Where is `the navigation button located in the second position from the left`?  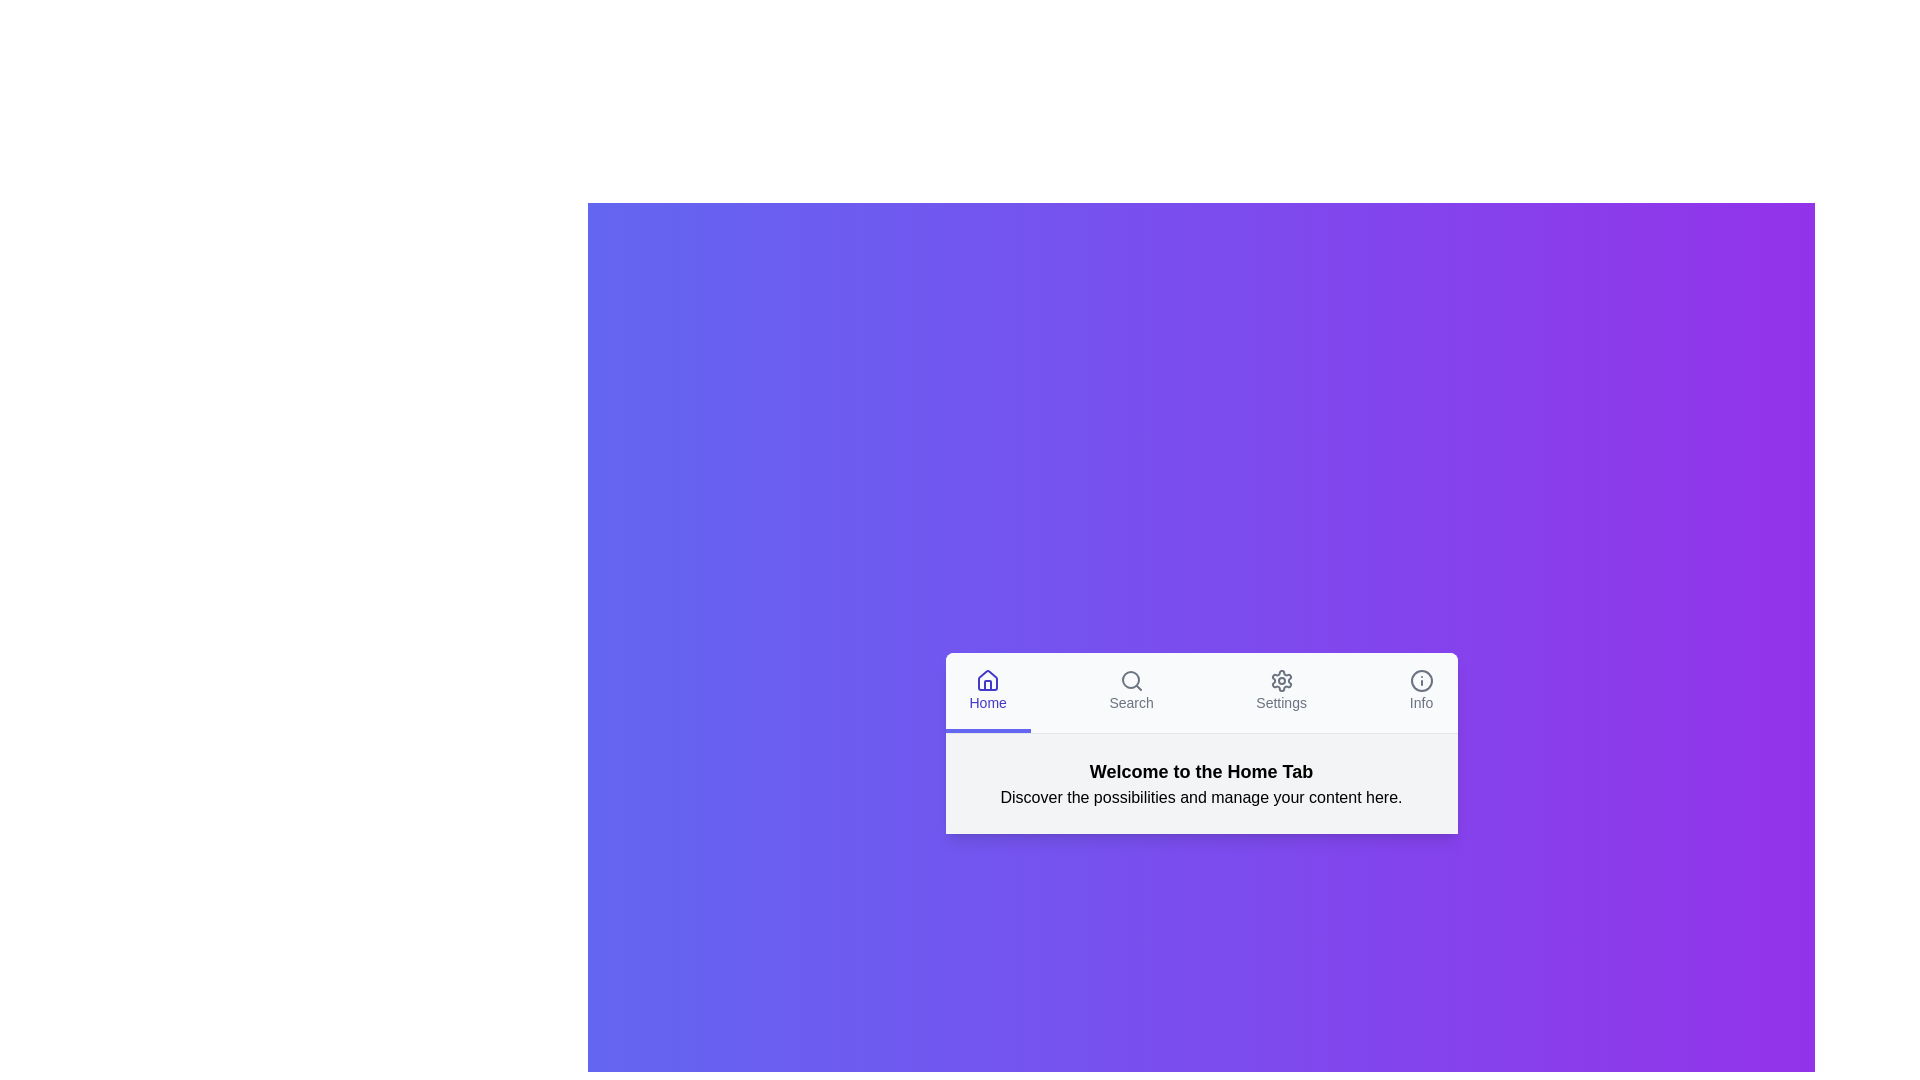
the navigation button located in the second position from the left is located at coordinates (1131, 690).